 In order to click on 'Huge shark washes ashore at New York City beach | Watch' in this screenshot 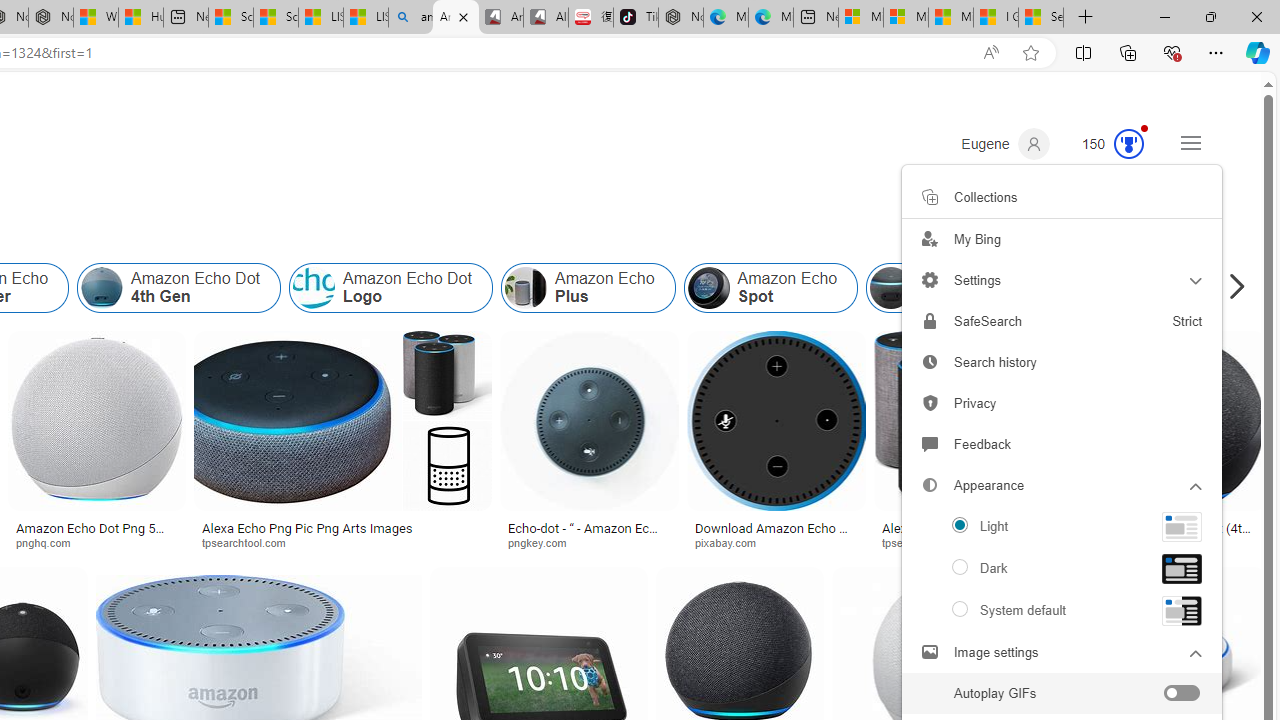, I will do `click(139, 17)`.